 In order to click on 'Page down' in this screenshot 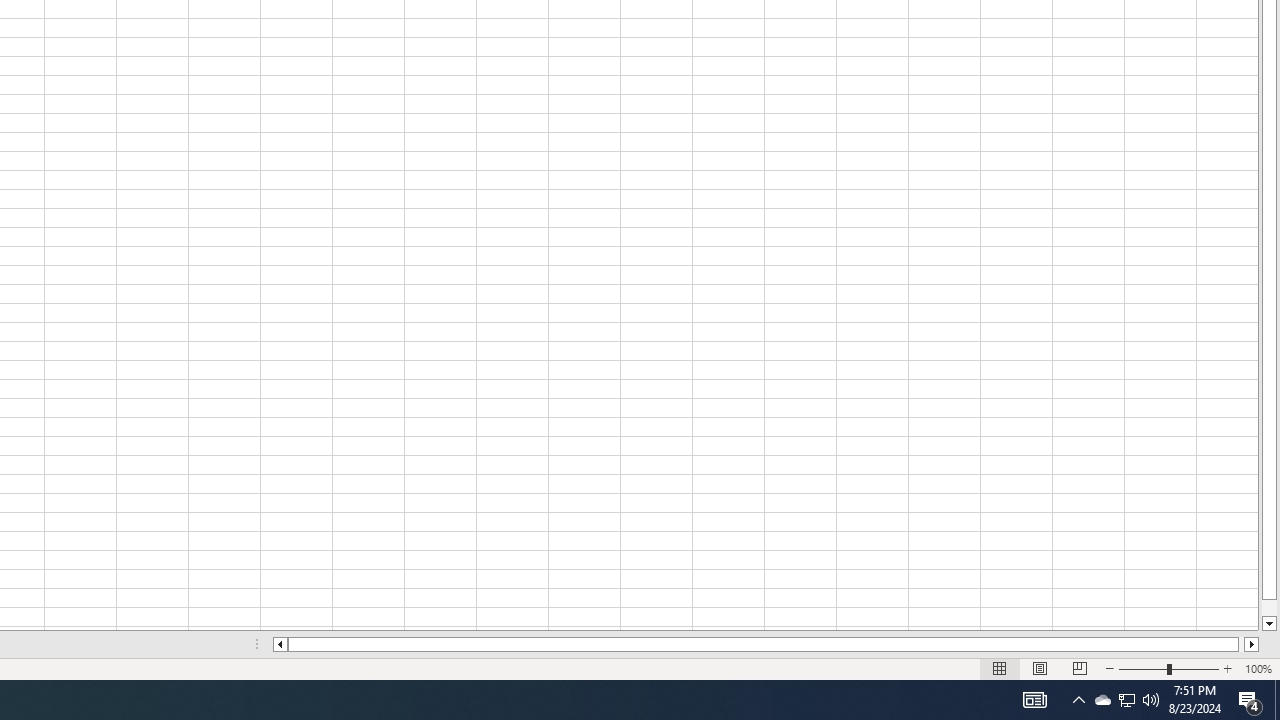, I will do `click(1268, 607)`.